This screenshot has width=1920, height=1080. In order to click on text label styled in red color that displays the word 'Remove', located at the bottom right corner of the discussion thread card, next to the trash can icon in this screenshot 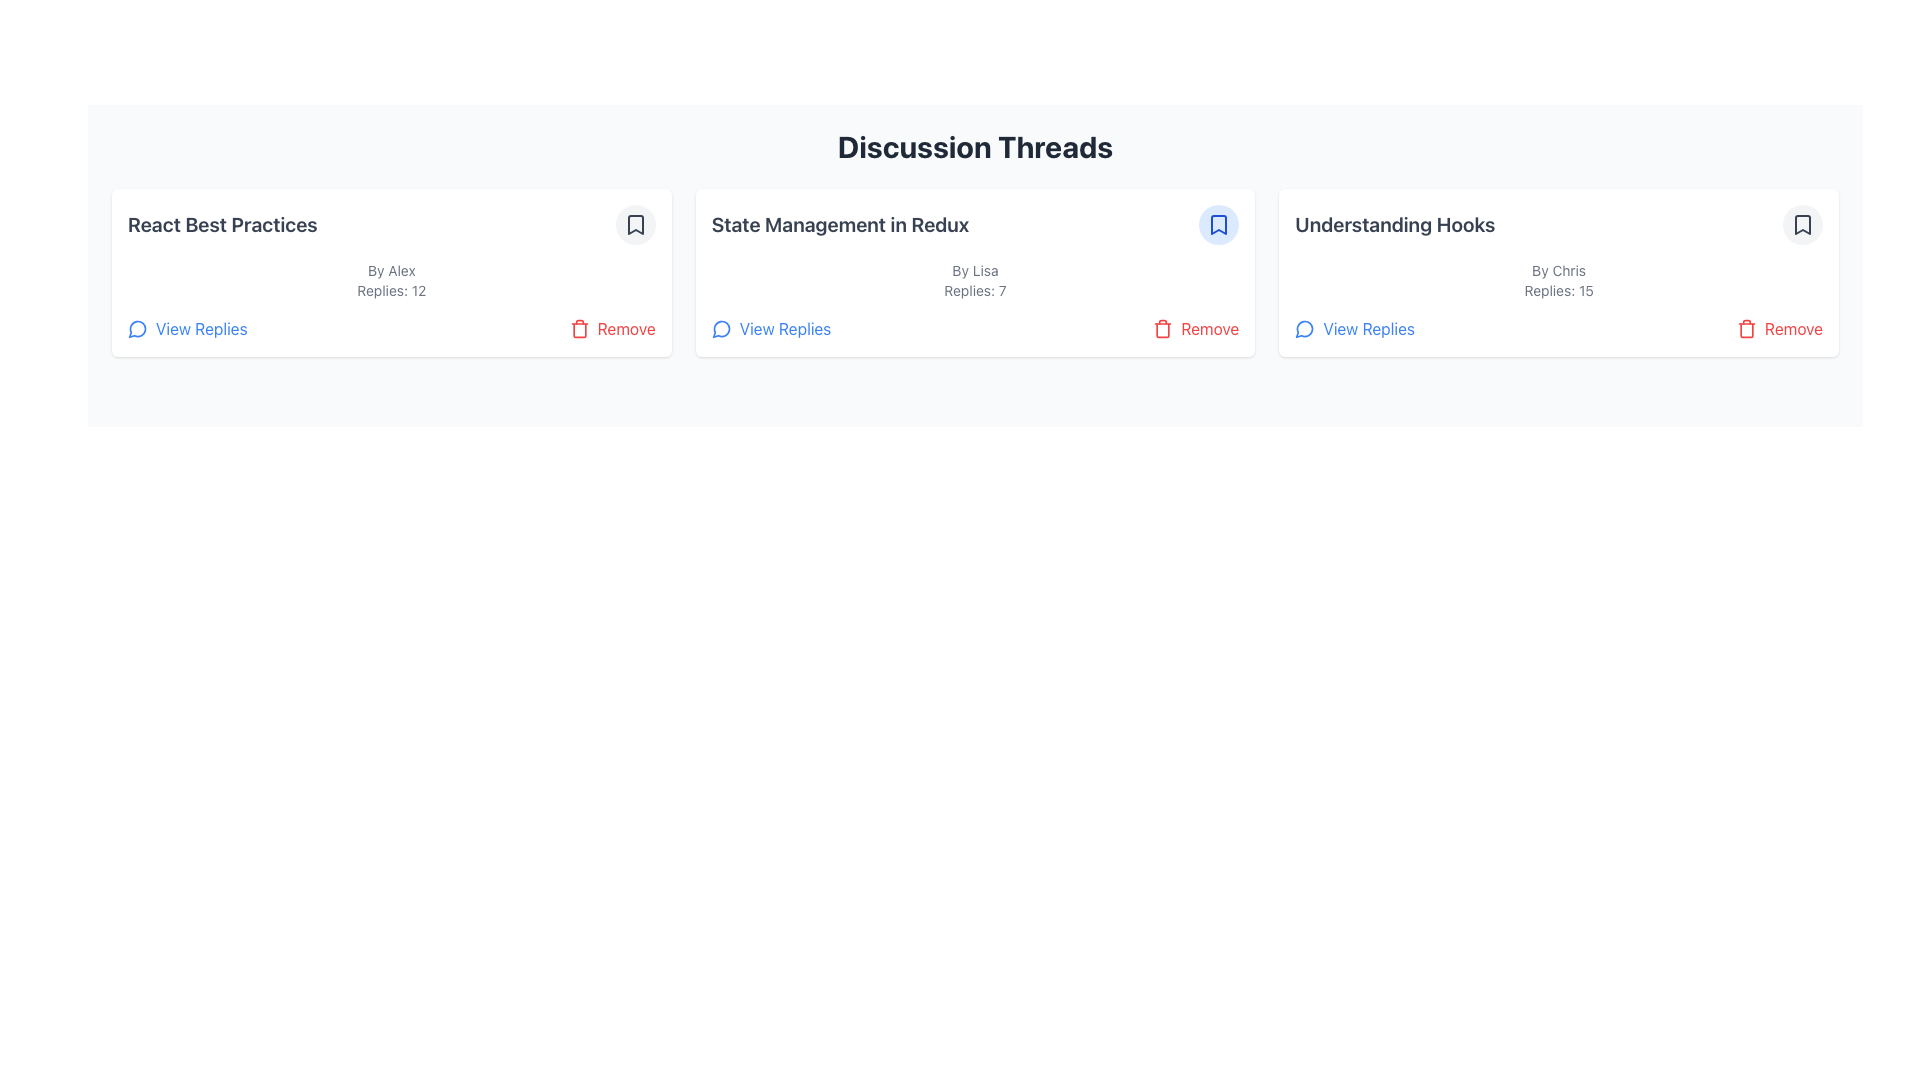, I will do `click(625, 327)`.